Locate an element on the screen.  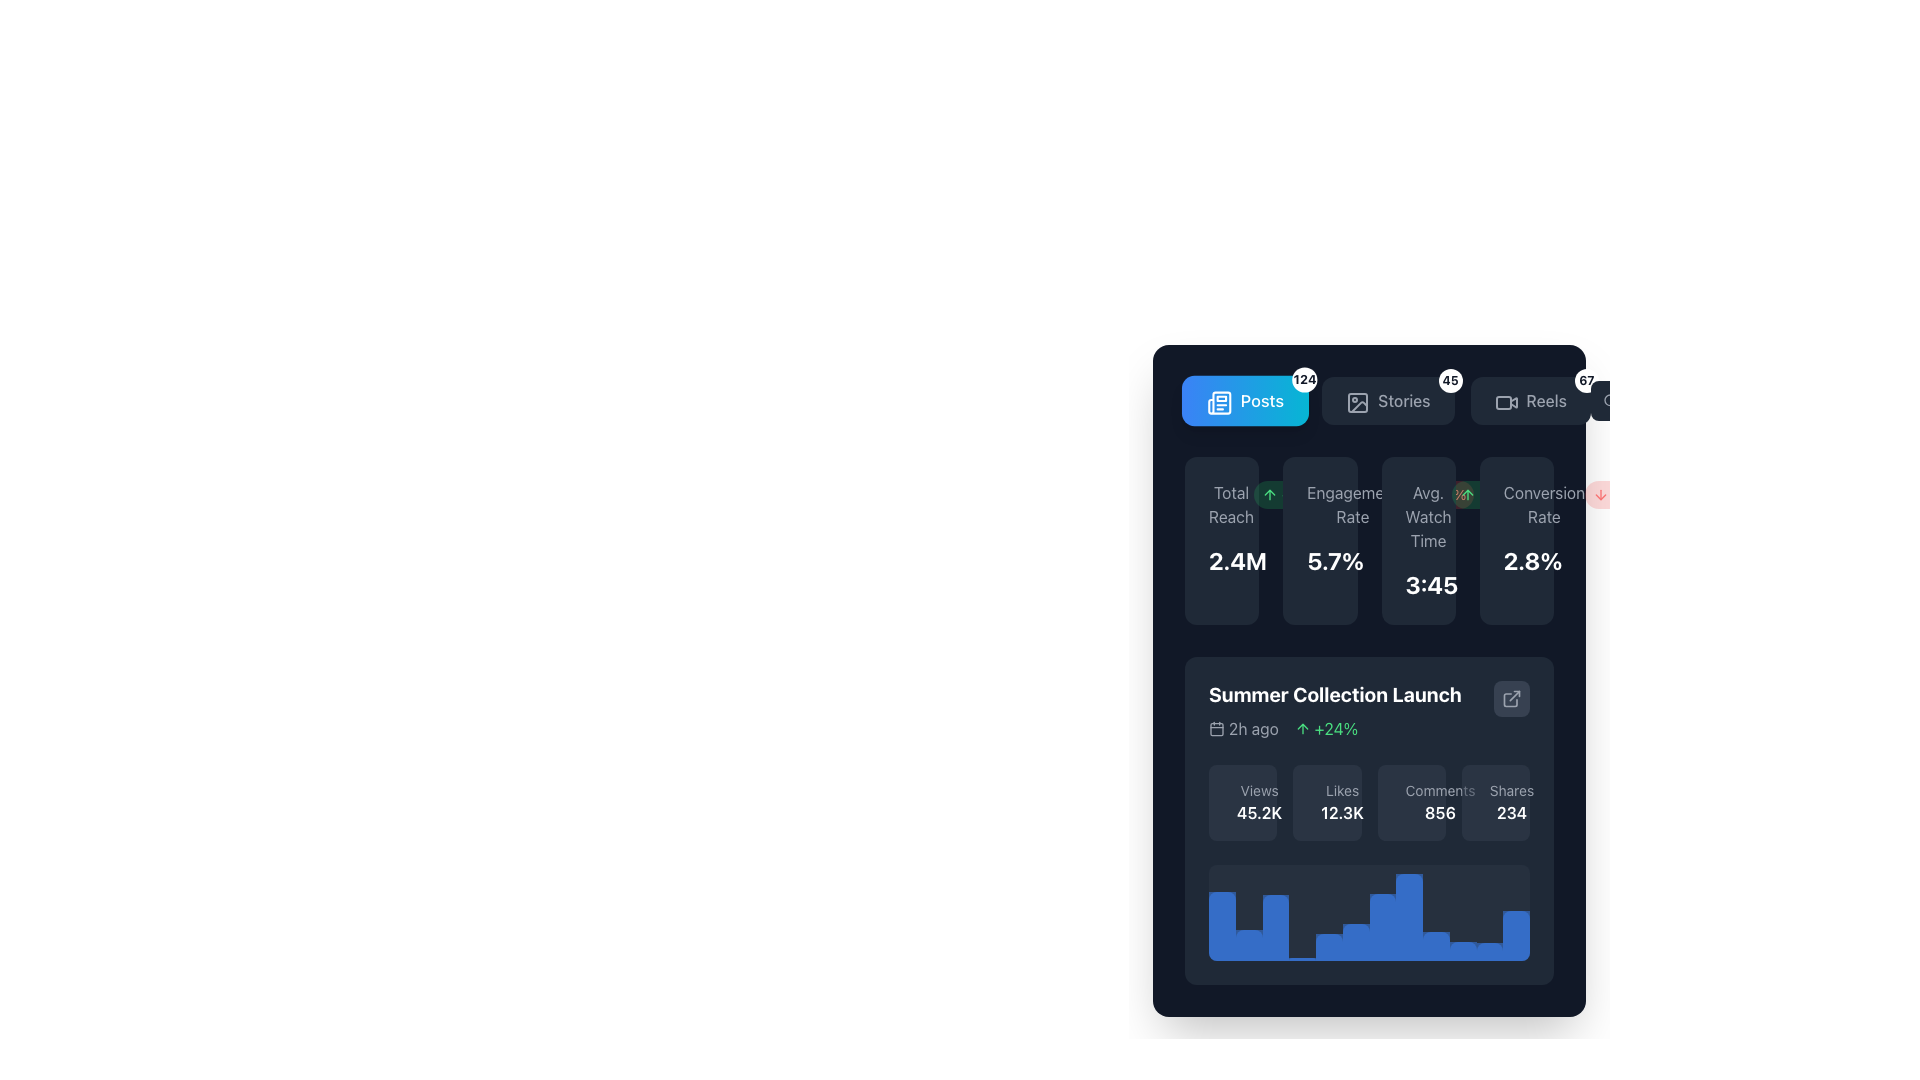
displayed number on the Notification badge located at the top right corner of the 'Stories' section is located at coordinates (1450, 381).